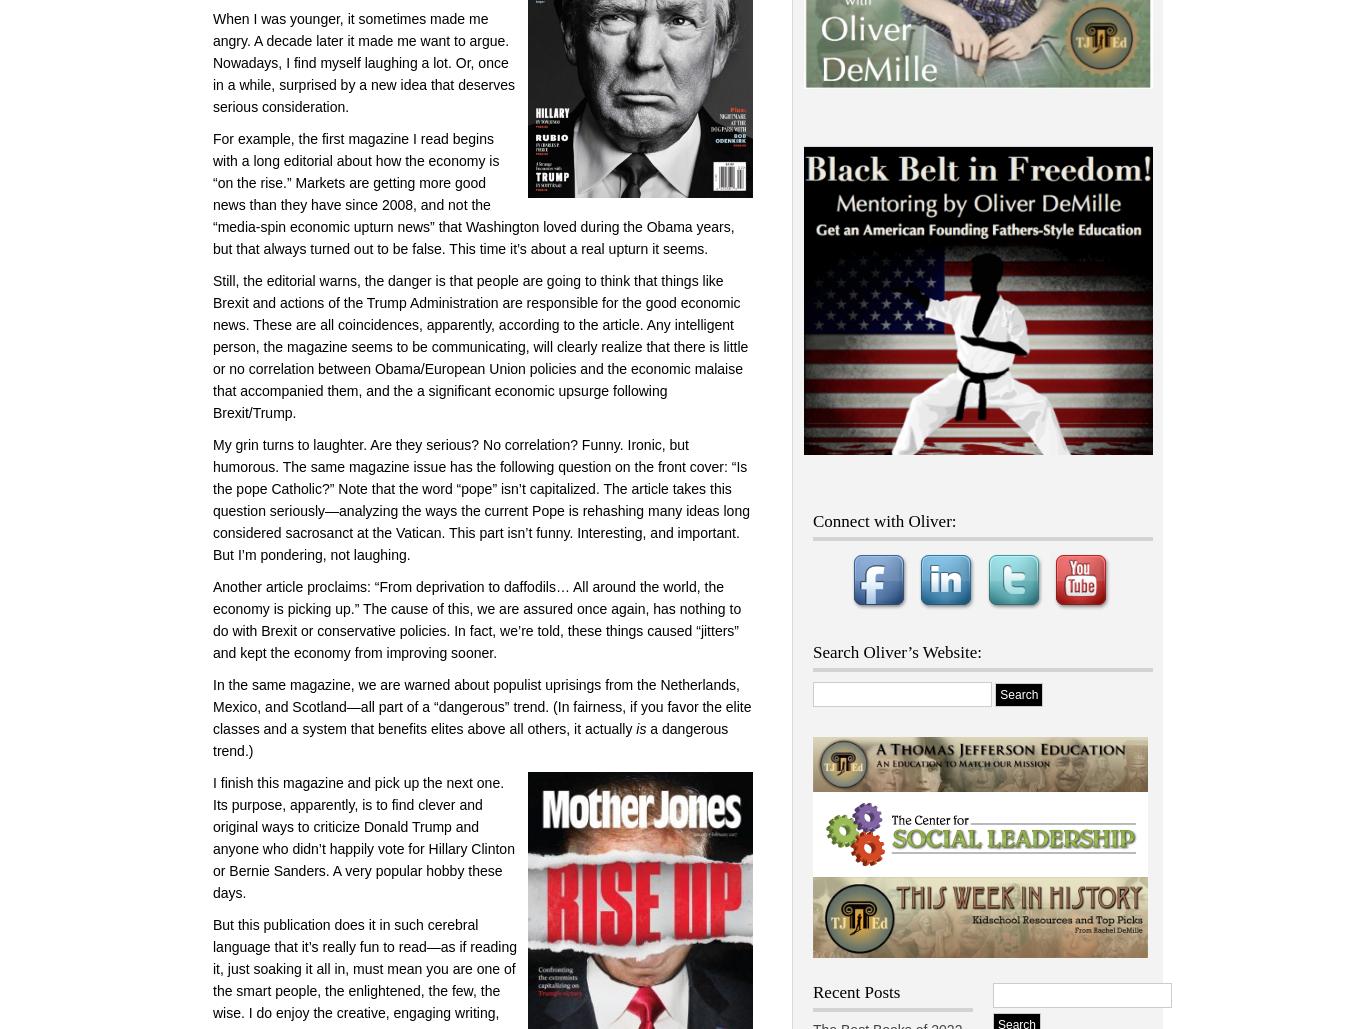  Describe the element at coordinates (362, 62) in the screenshot. I see `'When I was younger, it sometimes made me angry. A decade later it made me want to argue. Nowadays, I find myself laughing a lot. Or, once in a while, surprised by a new idea that deserves serious consideration.'` at that location.